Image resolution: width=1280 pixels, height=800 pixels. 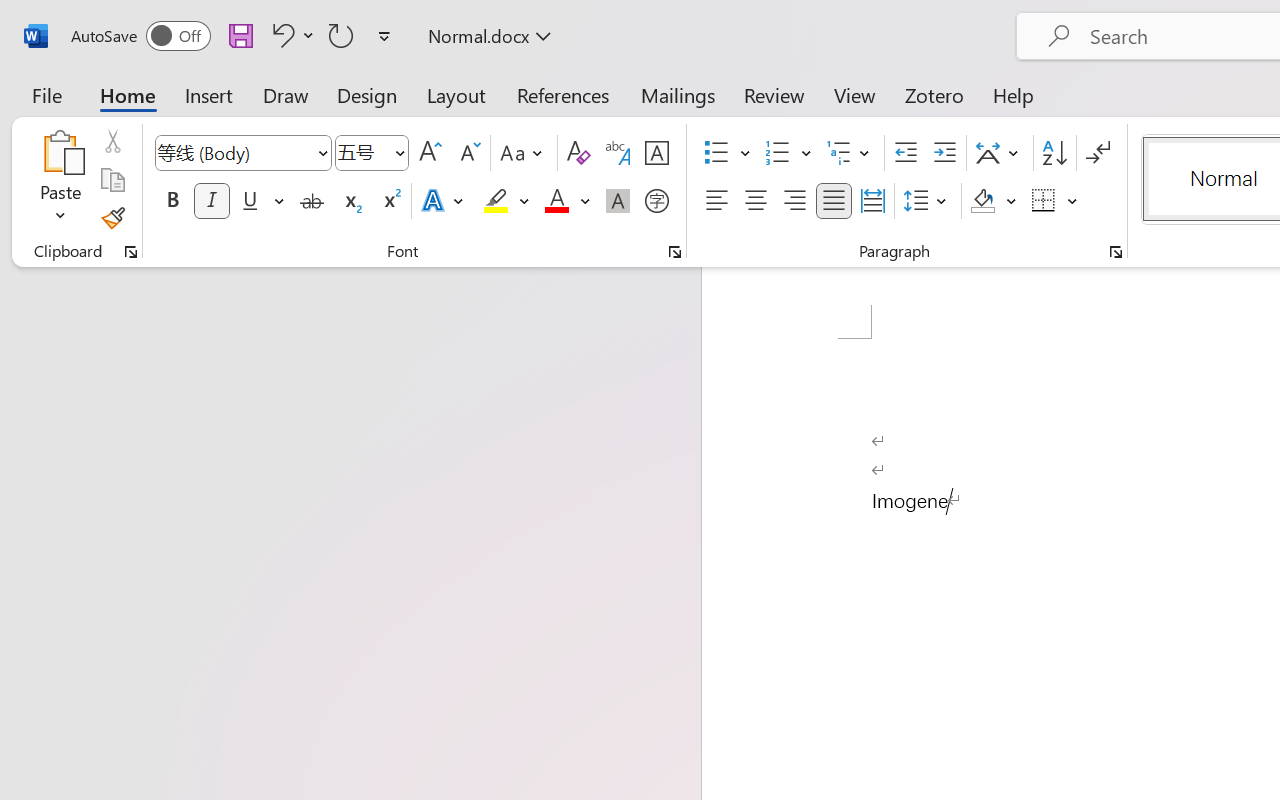 What do you see at coordinates (943, 153) in the screenshot?
I see `'Increase Indent'` at bounding box center [943, 153].